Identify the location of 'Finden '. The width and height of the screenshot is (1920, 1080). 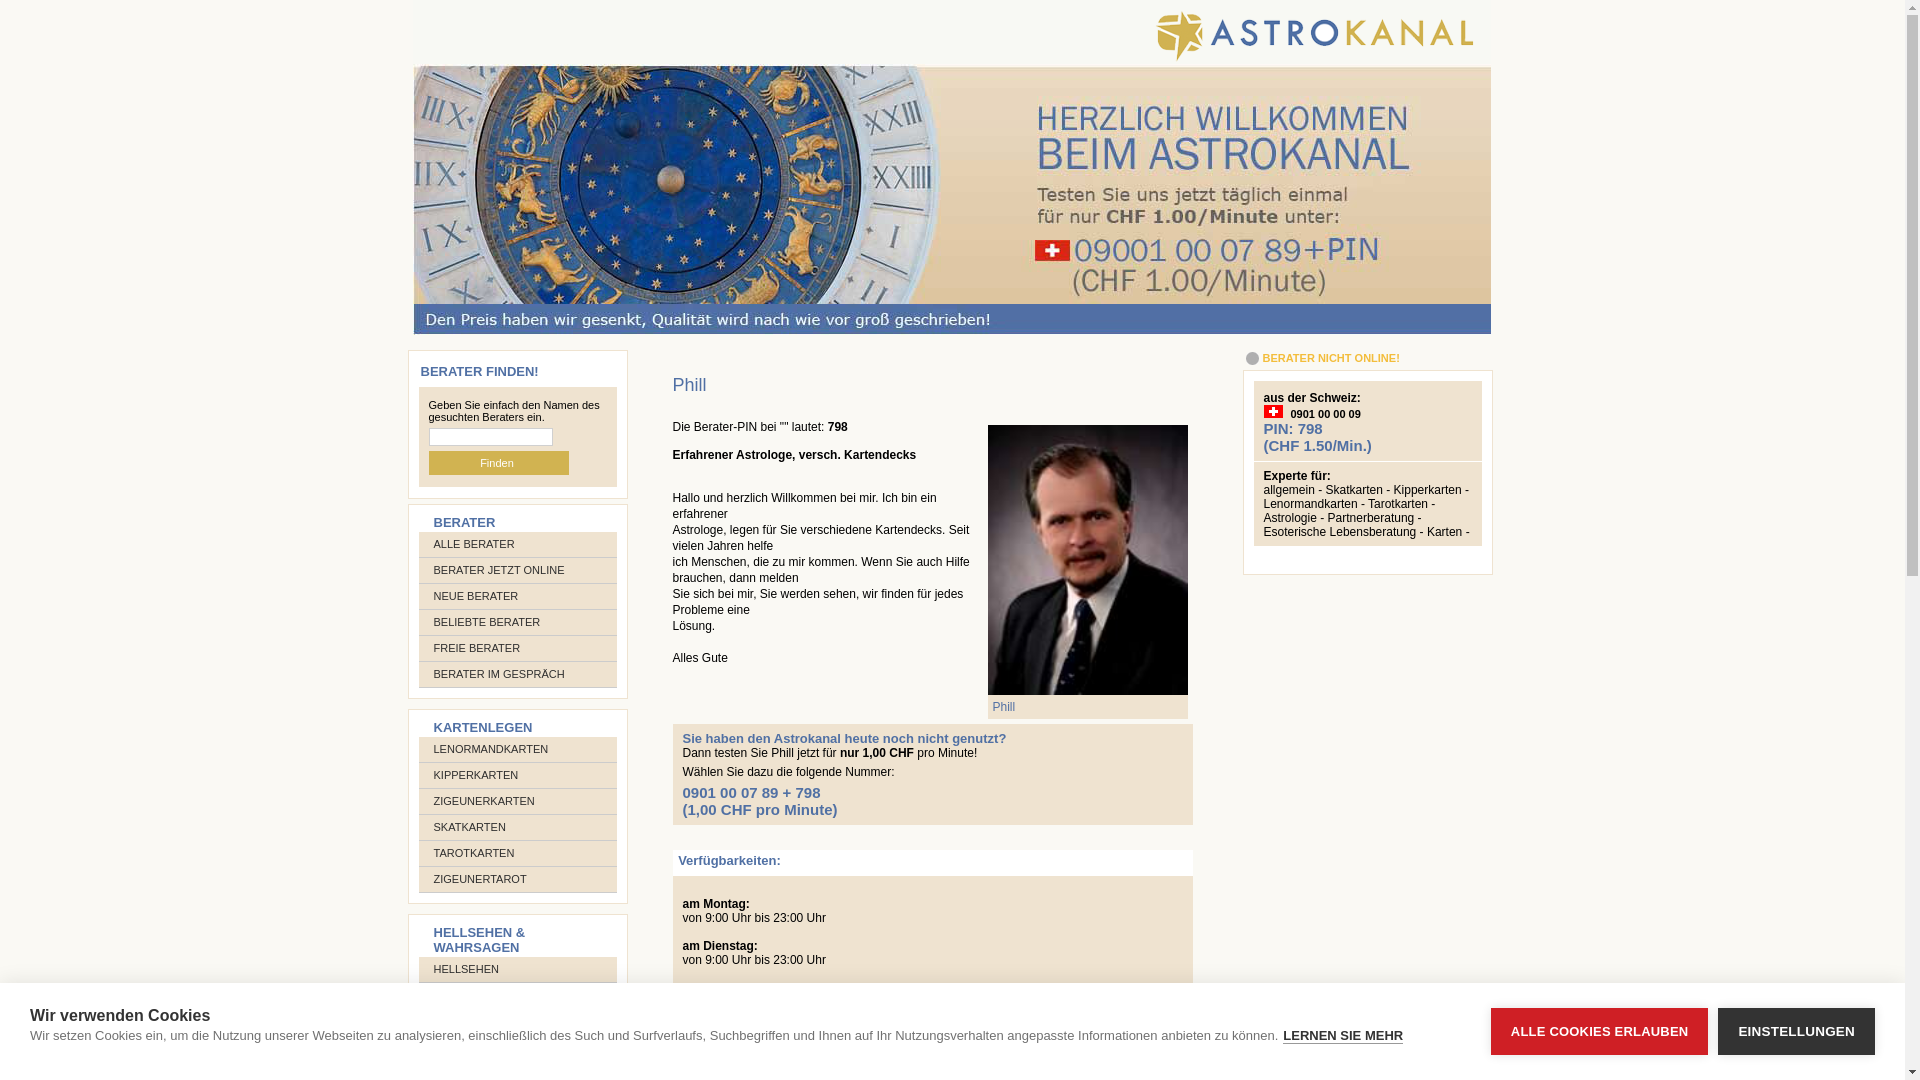
(498, 462).